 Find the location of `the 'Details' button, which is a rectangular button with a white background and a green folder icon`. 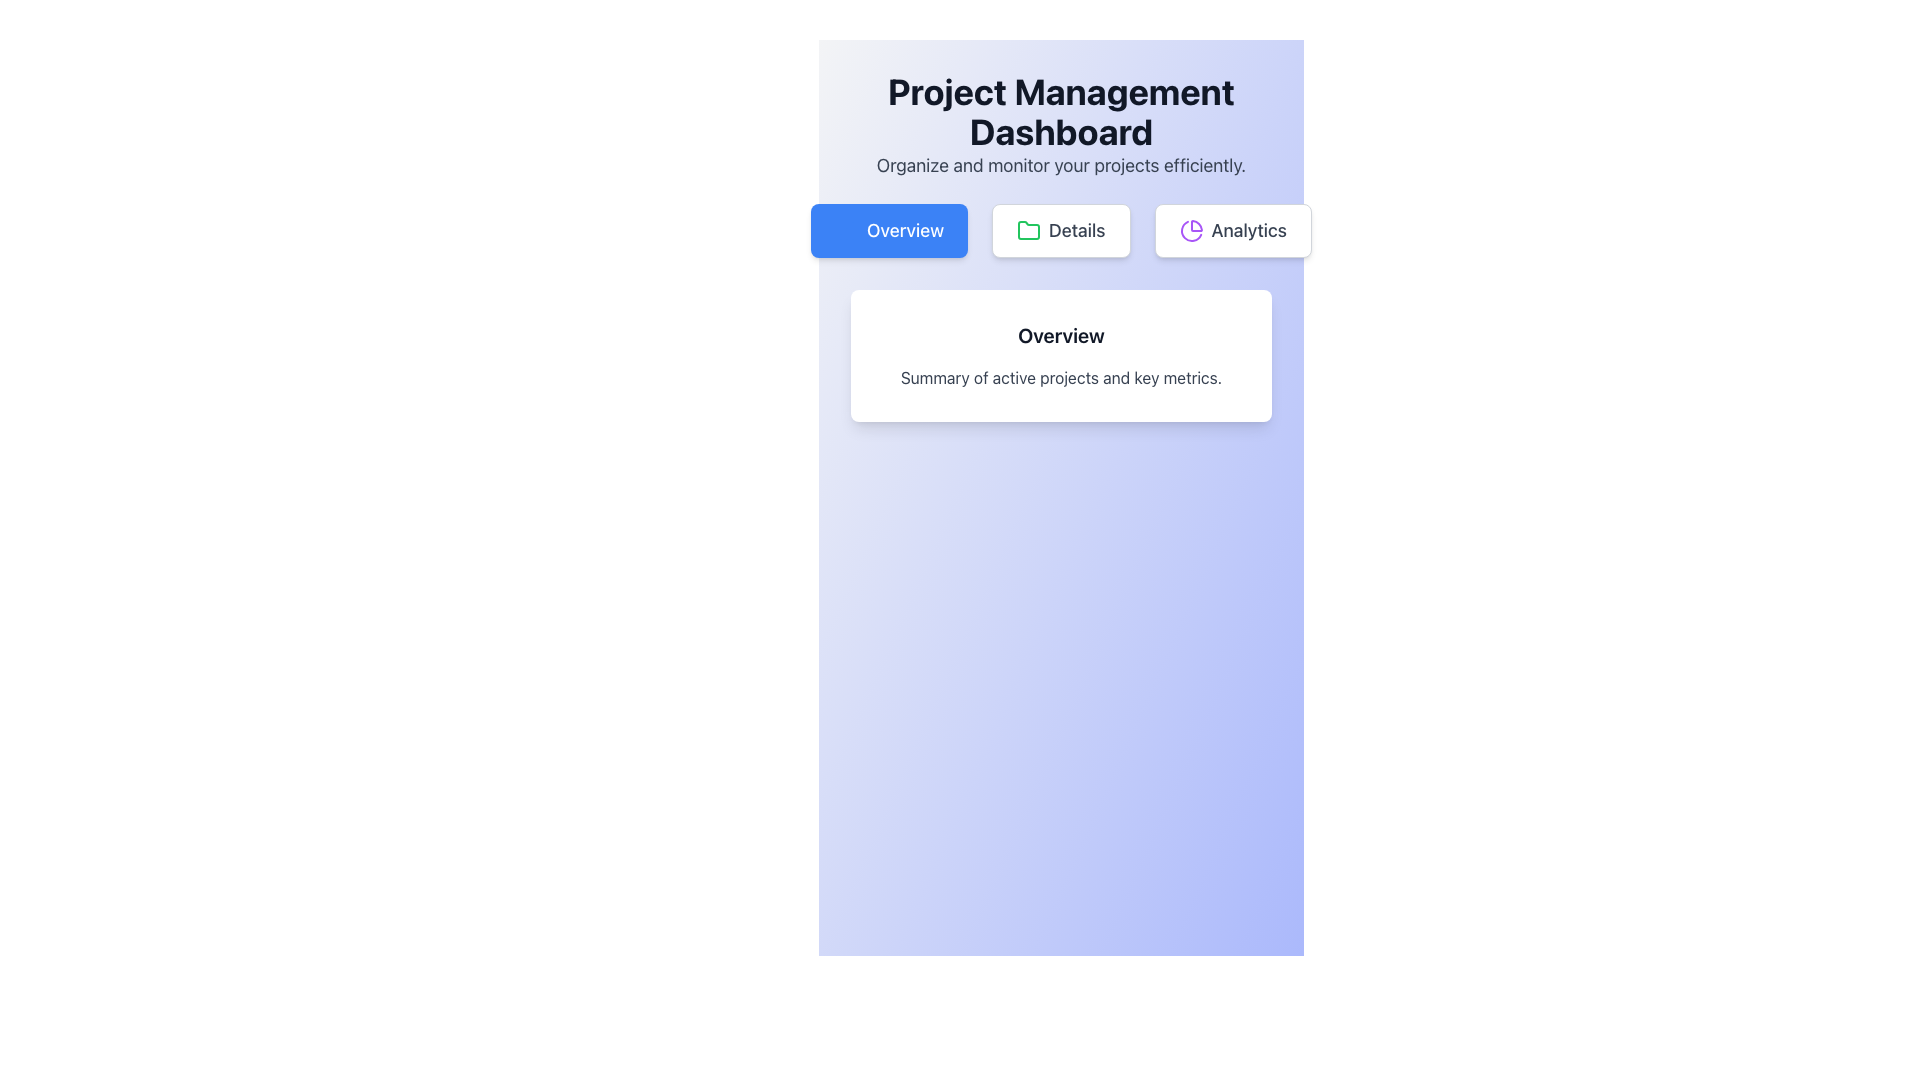

the 'Details' button, which is a rectangular button with a white background and a green folder icon is located at coordinates (1060, 230).